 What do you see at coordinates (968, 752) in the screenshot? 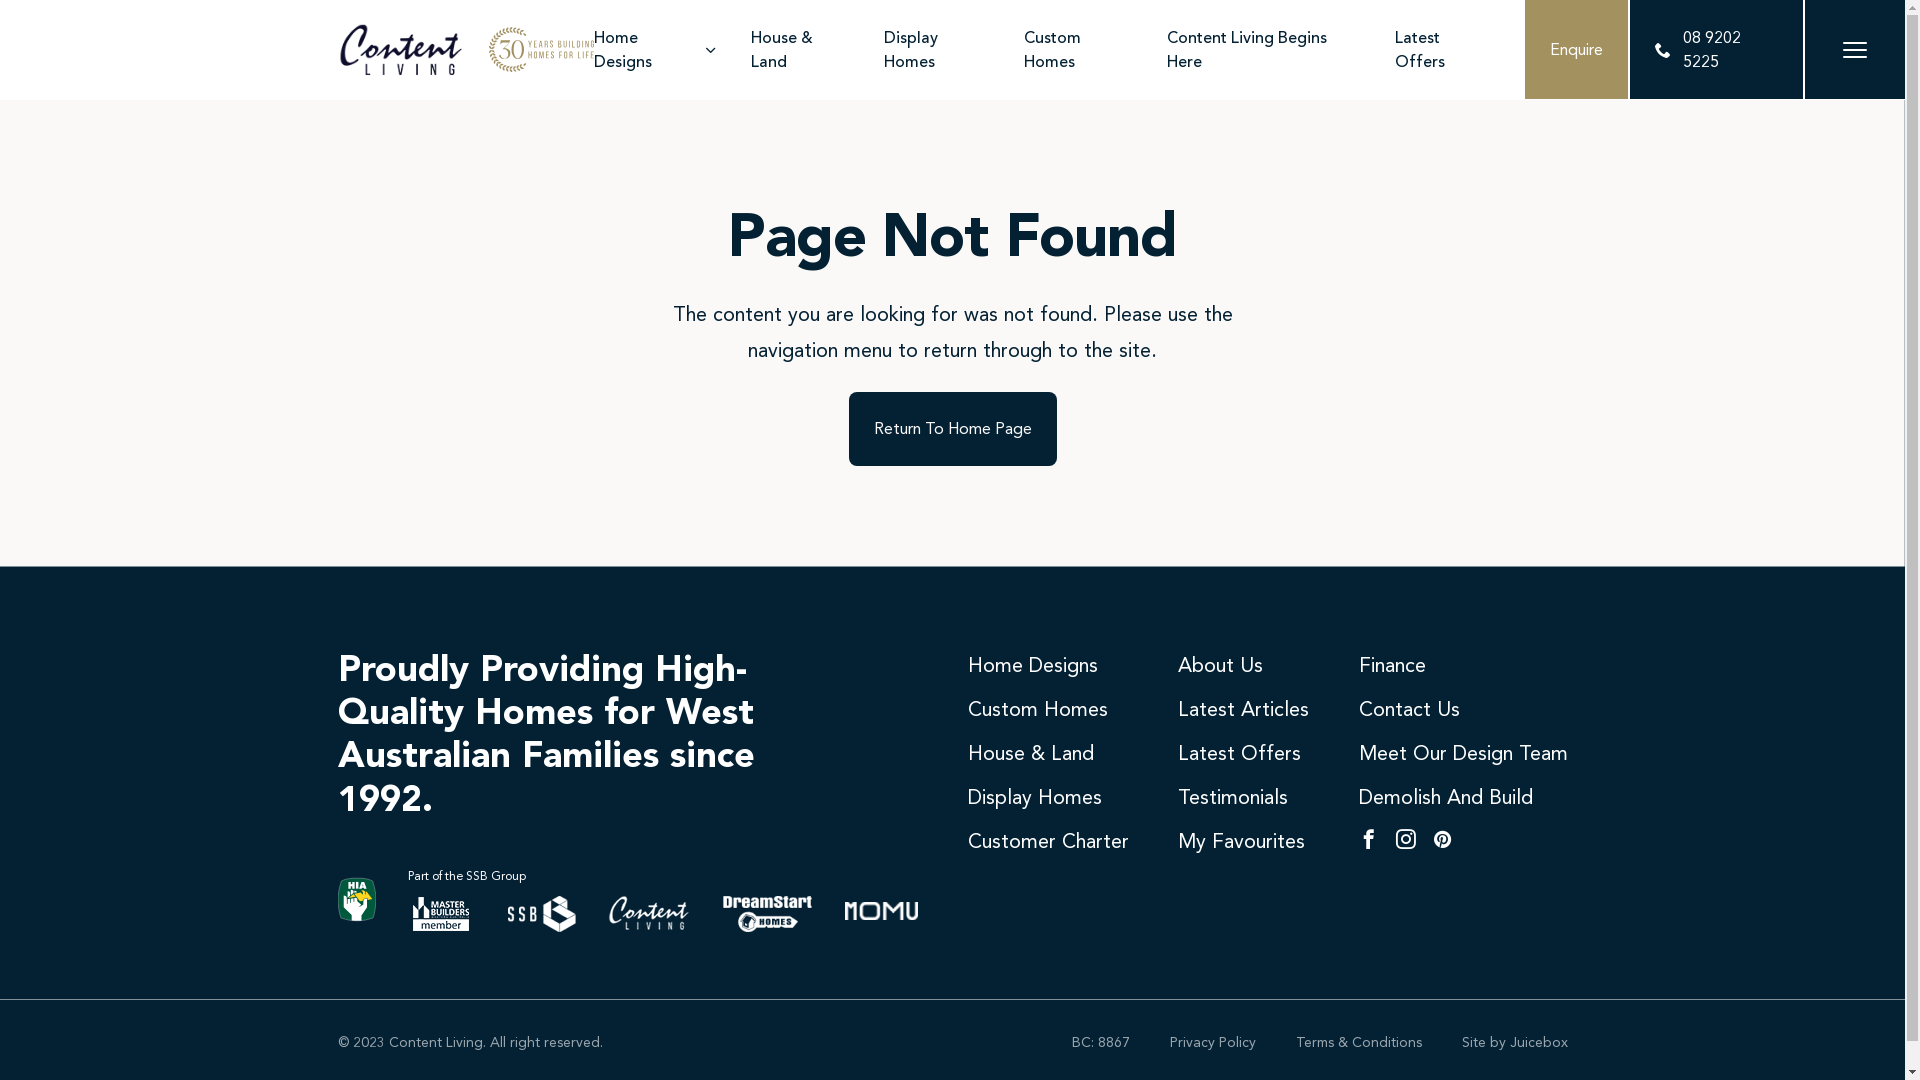
I see `'House & Land'` at bounding box center [968, 752].